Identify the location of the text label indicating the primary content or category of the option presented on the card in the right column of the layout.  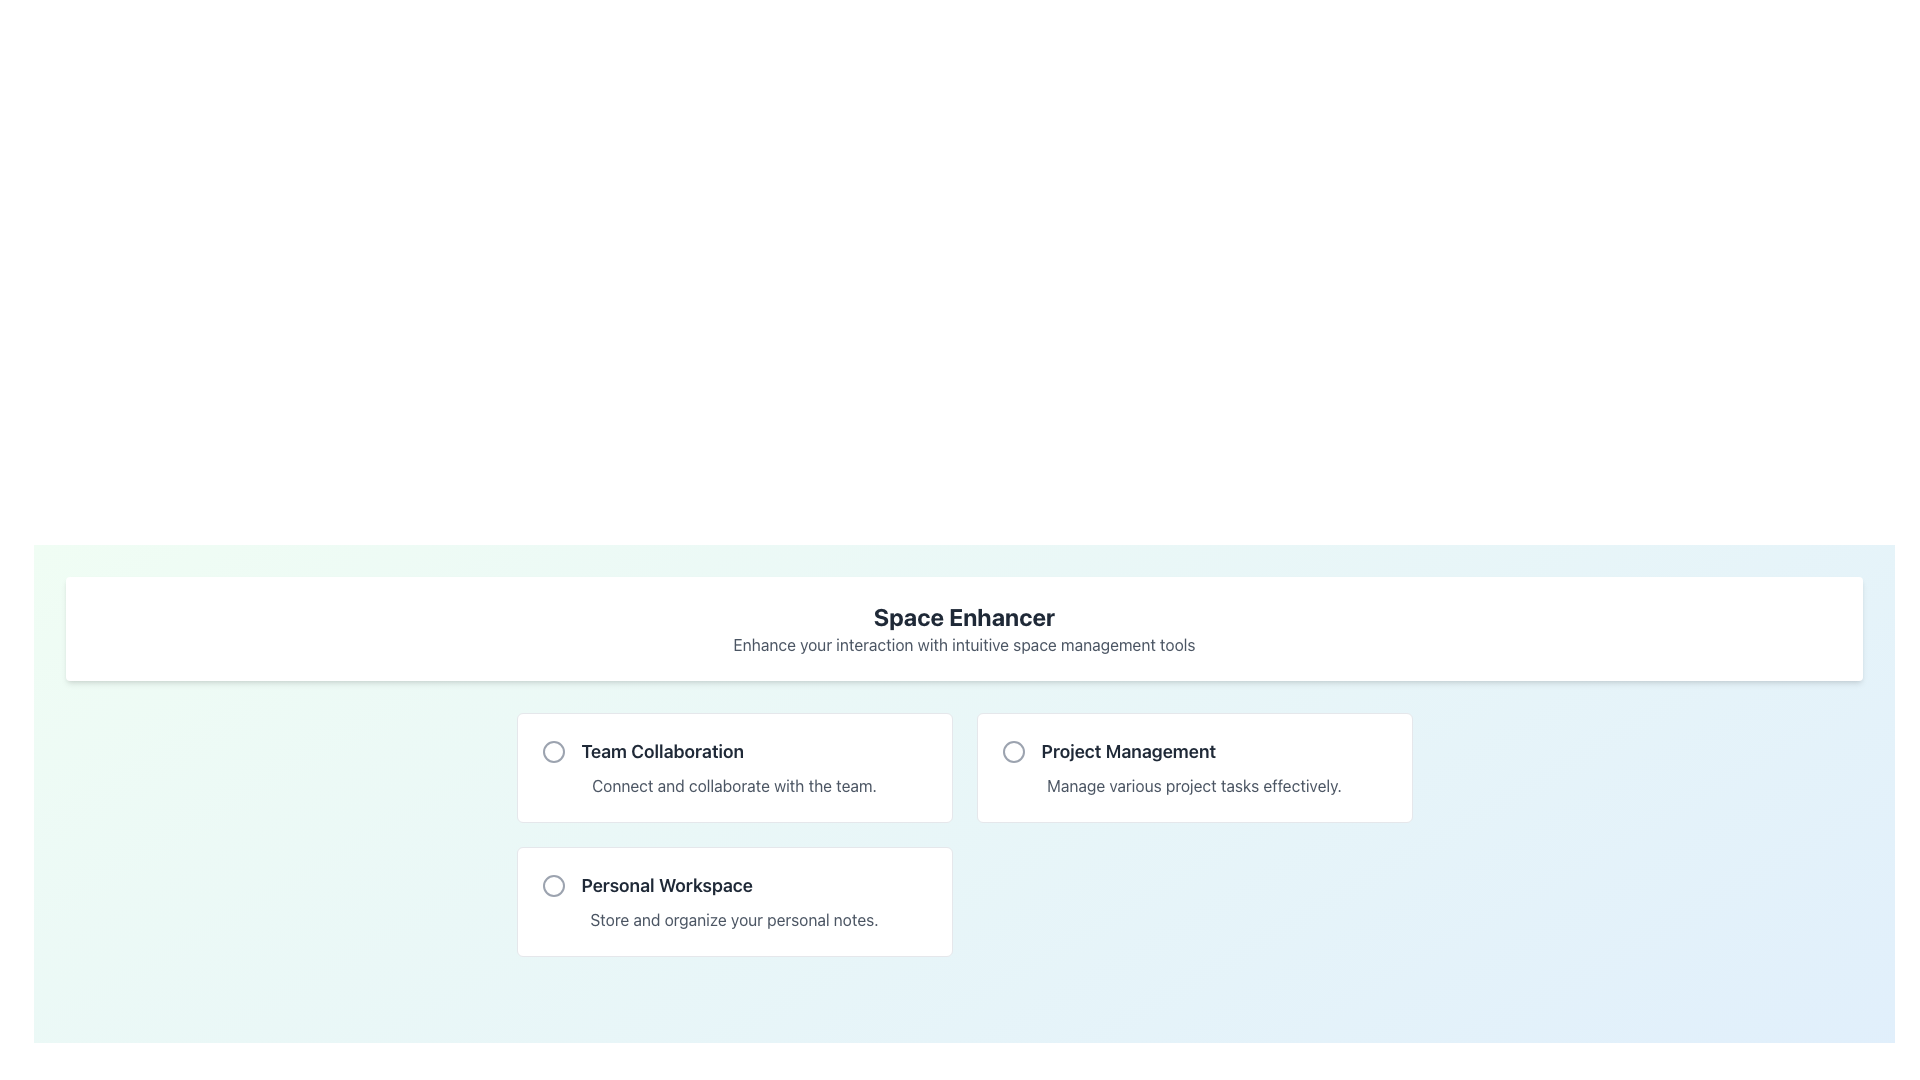
(1194, 752).